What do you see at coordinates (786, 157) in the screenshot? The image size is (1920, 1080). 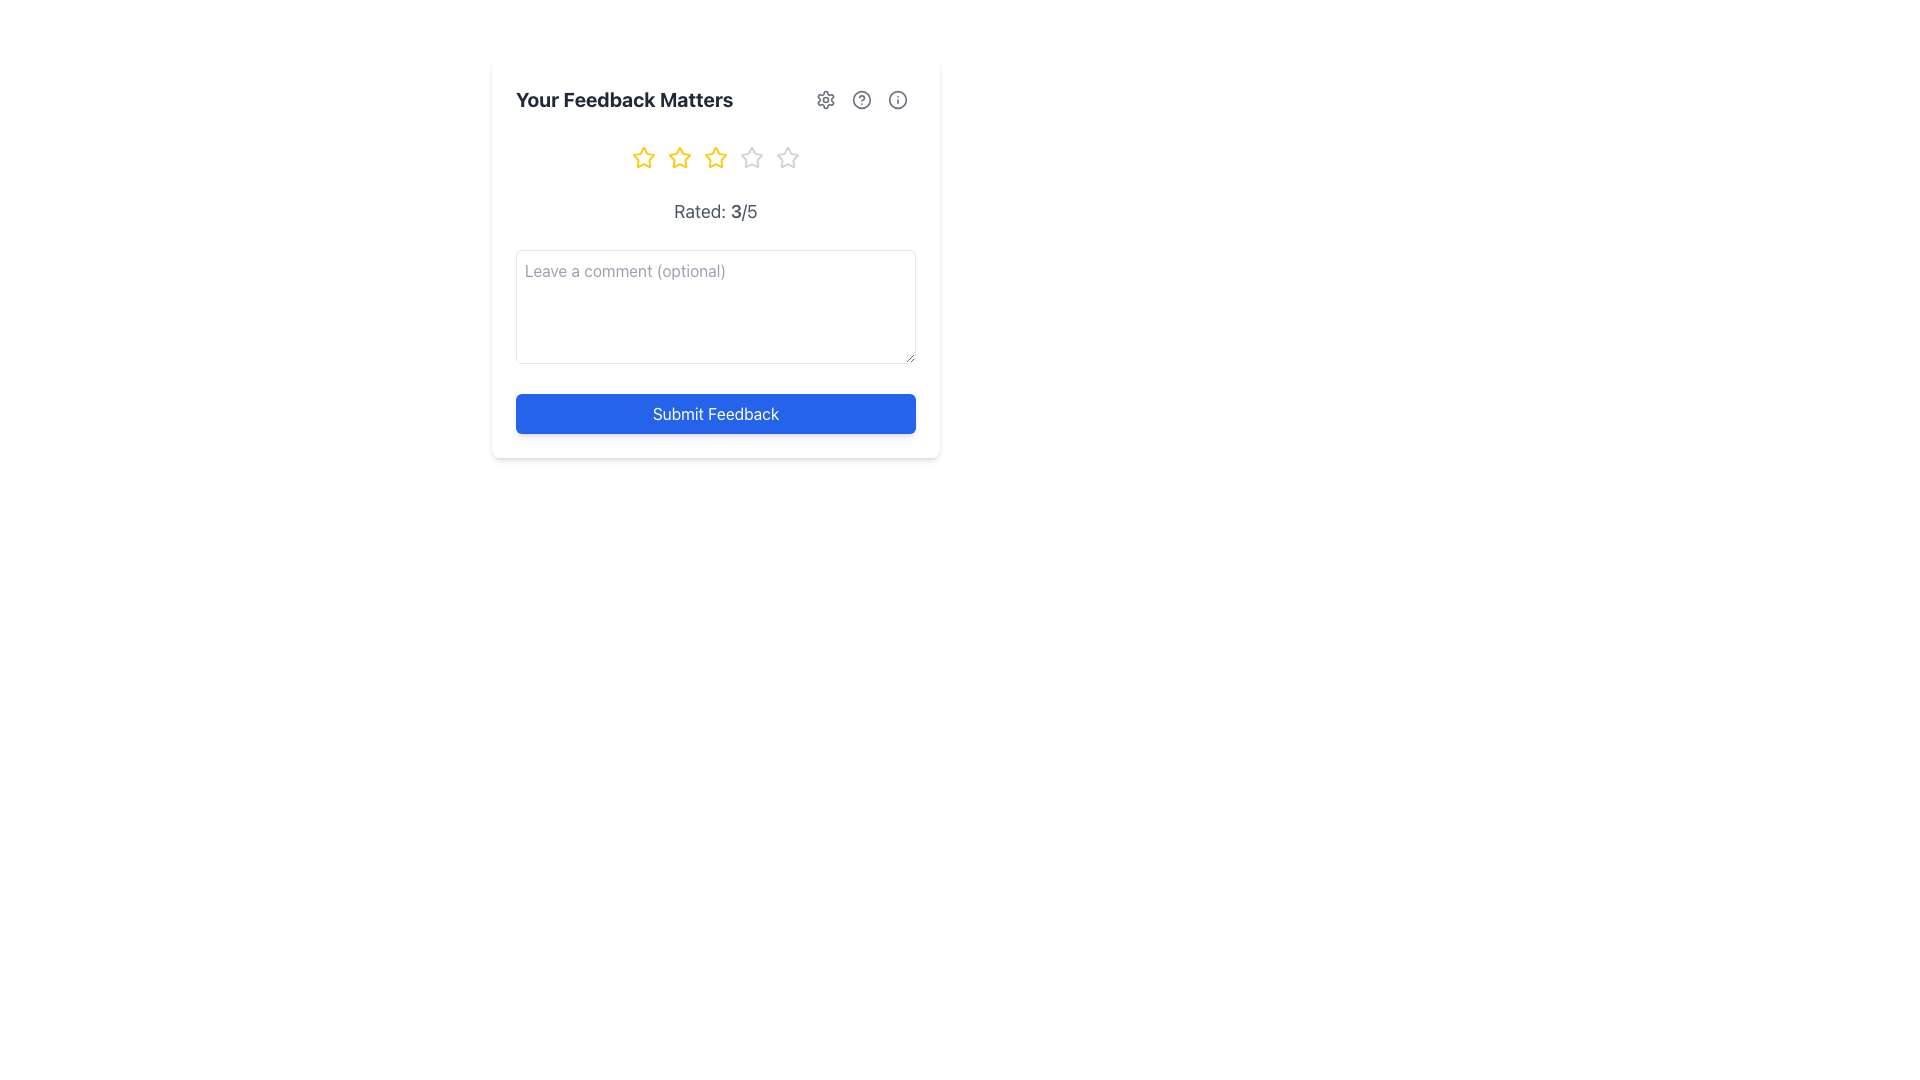 I see `the fifth rating star icon, which is styled with a light gray color and is part of a horizontal group of star icons under the heading 'Your Feedback Matters'` at bounding box center [786, 157].